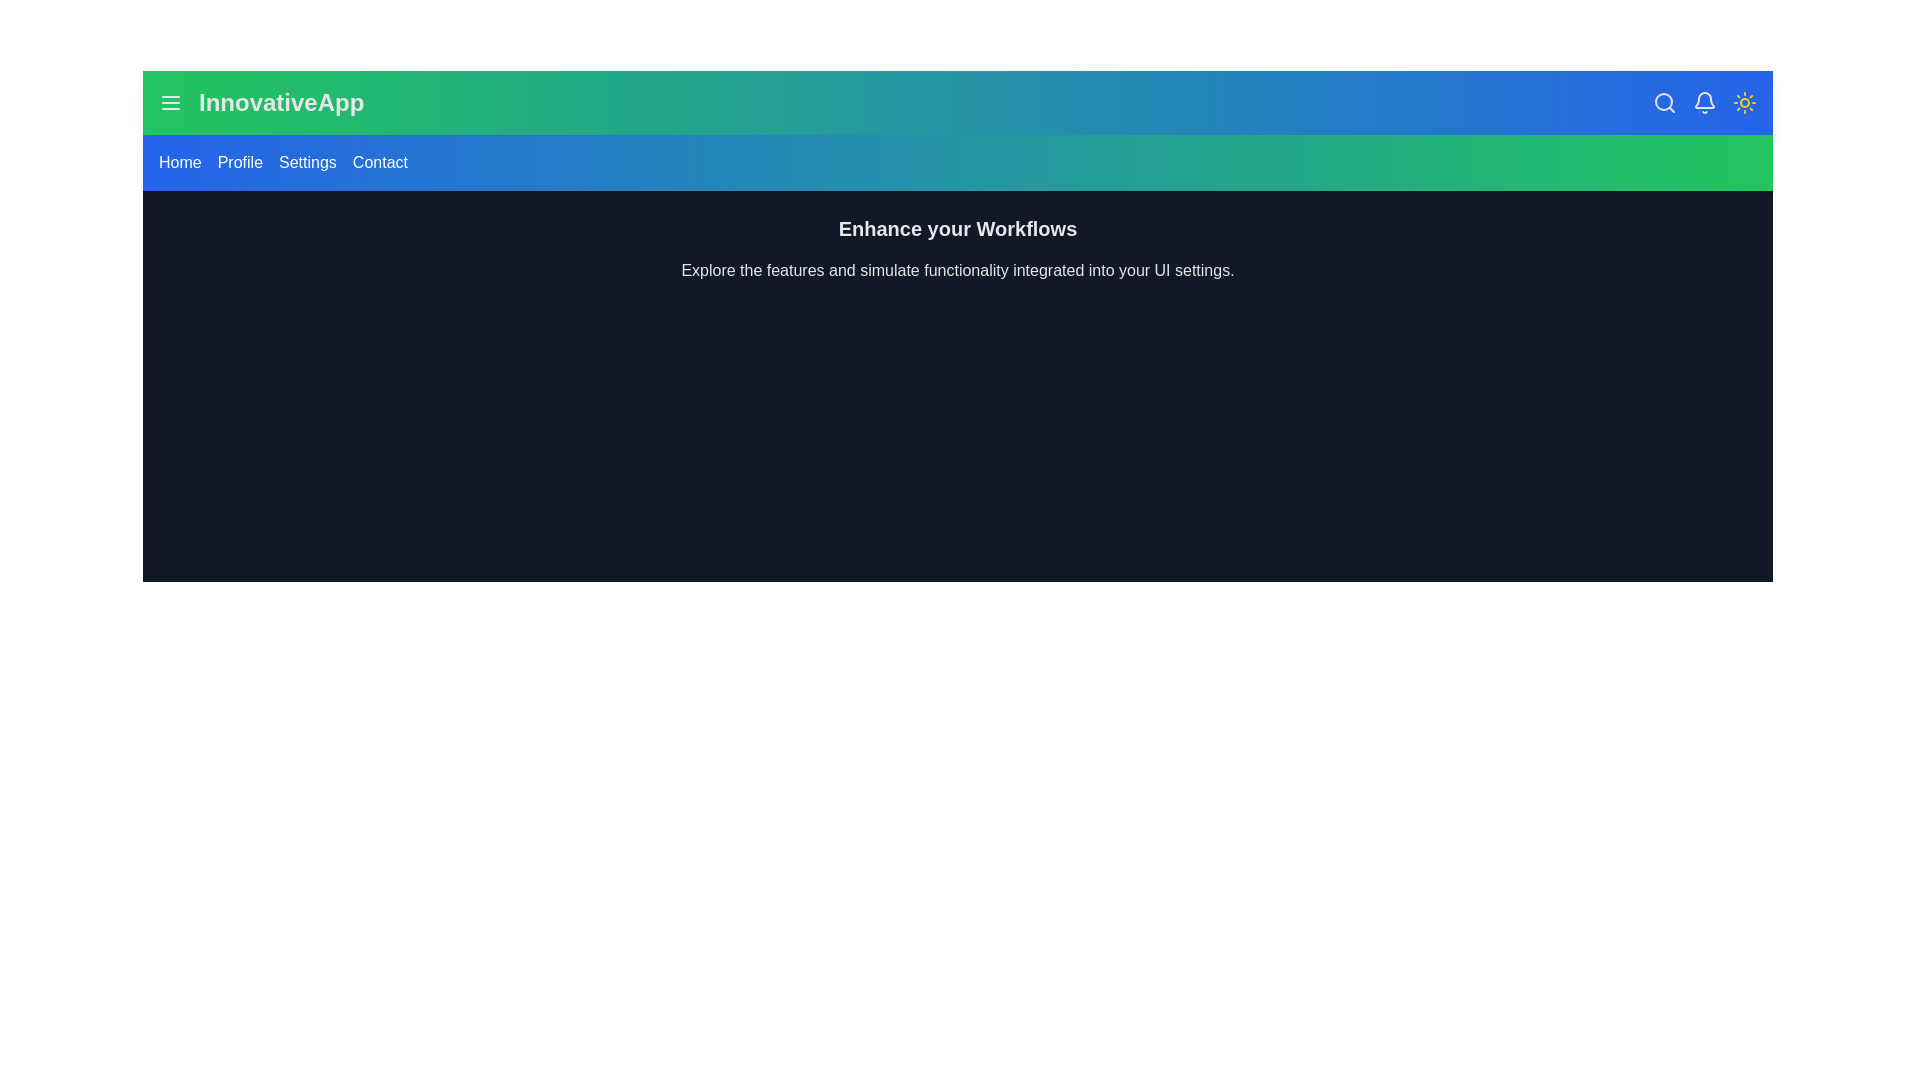 This screenshot has height=1080, width=1920. Describe the element at coordinates (180, 161) in the screenshot. I see `the Home menu link to navigate to the respective section` at that location.